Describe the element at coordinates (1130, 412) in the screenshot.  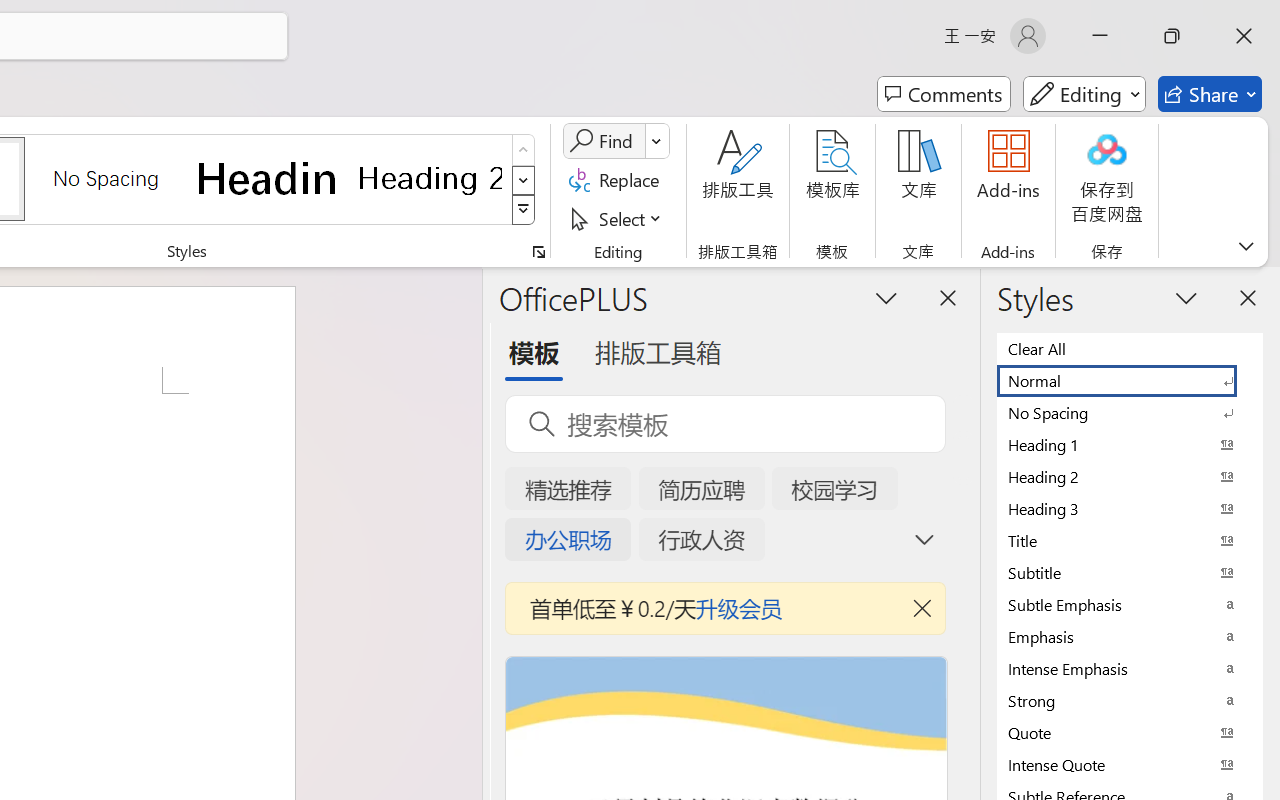
I see `'No Spacing'` at that location.